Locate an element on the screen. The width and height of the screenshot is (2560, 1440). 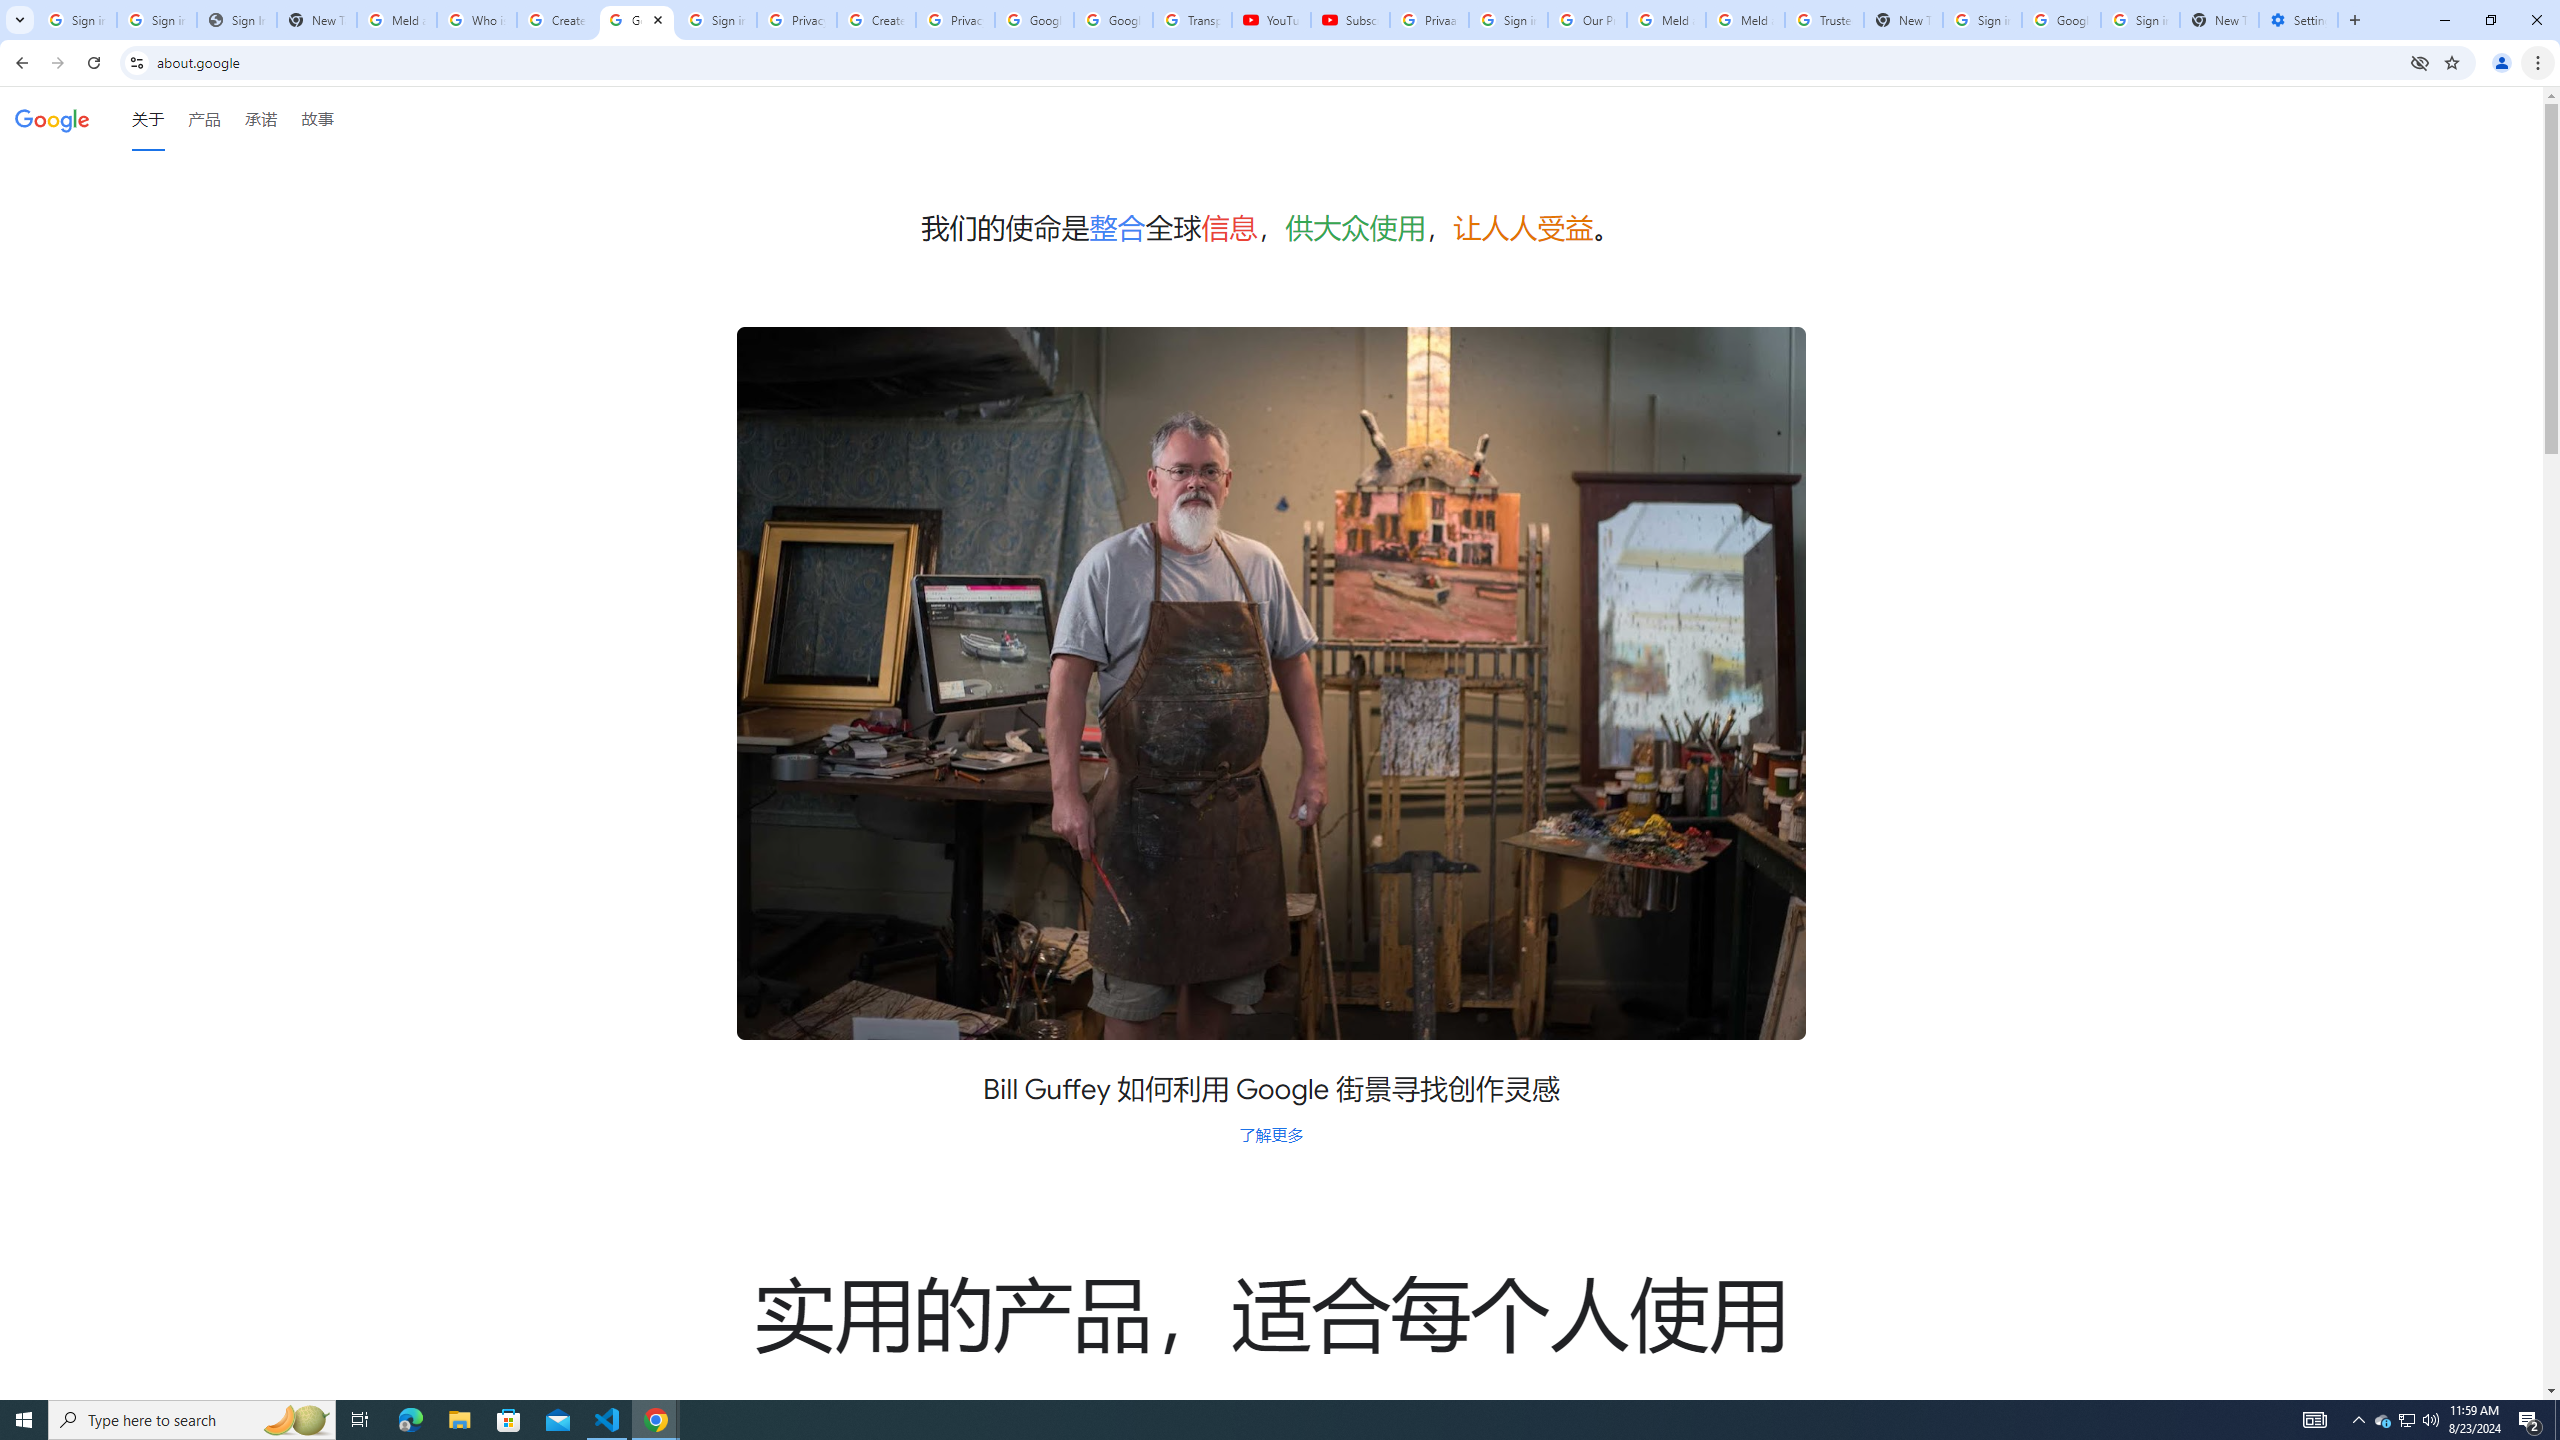
'Settings - Addresses and more' is located at coordinates (2298, 19).